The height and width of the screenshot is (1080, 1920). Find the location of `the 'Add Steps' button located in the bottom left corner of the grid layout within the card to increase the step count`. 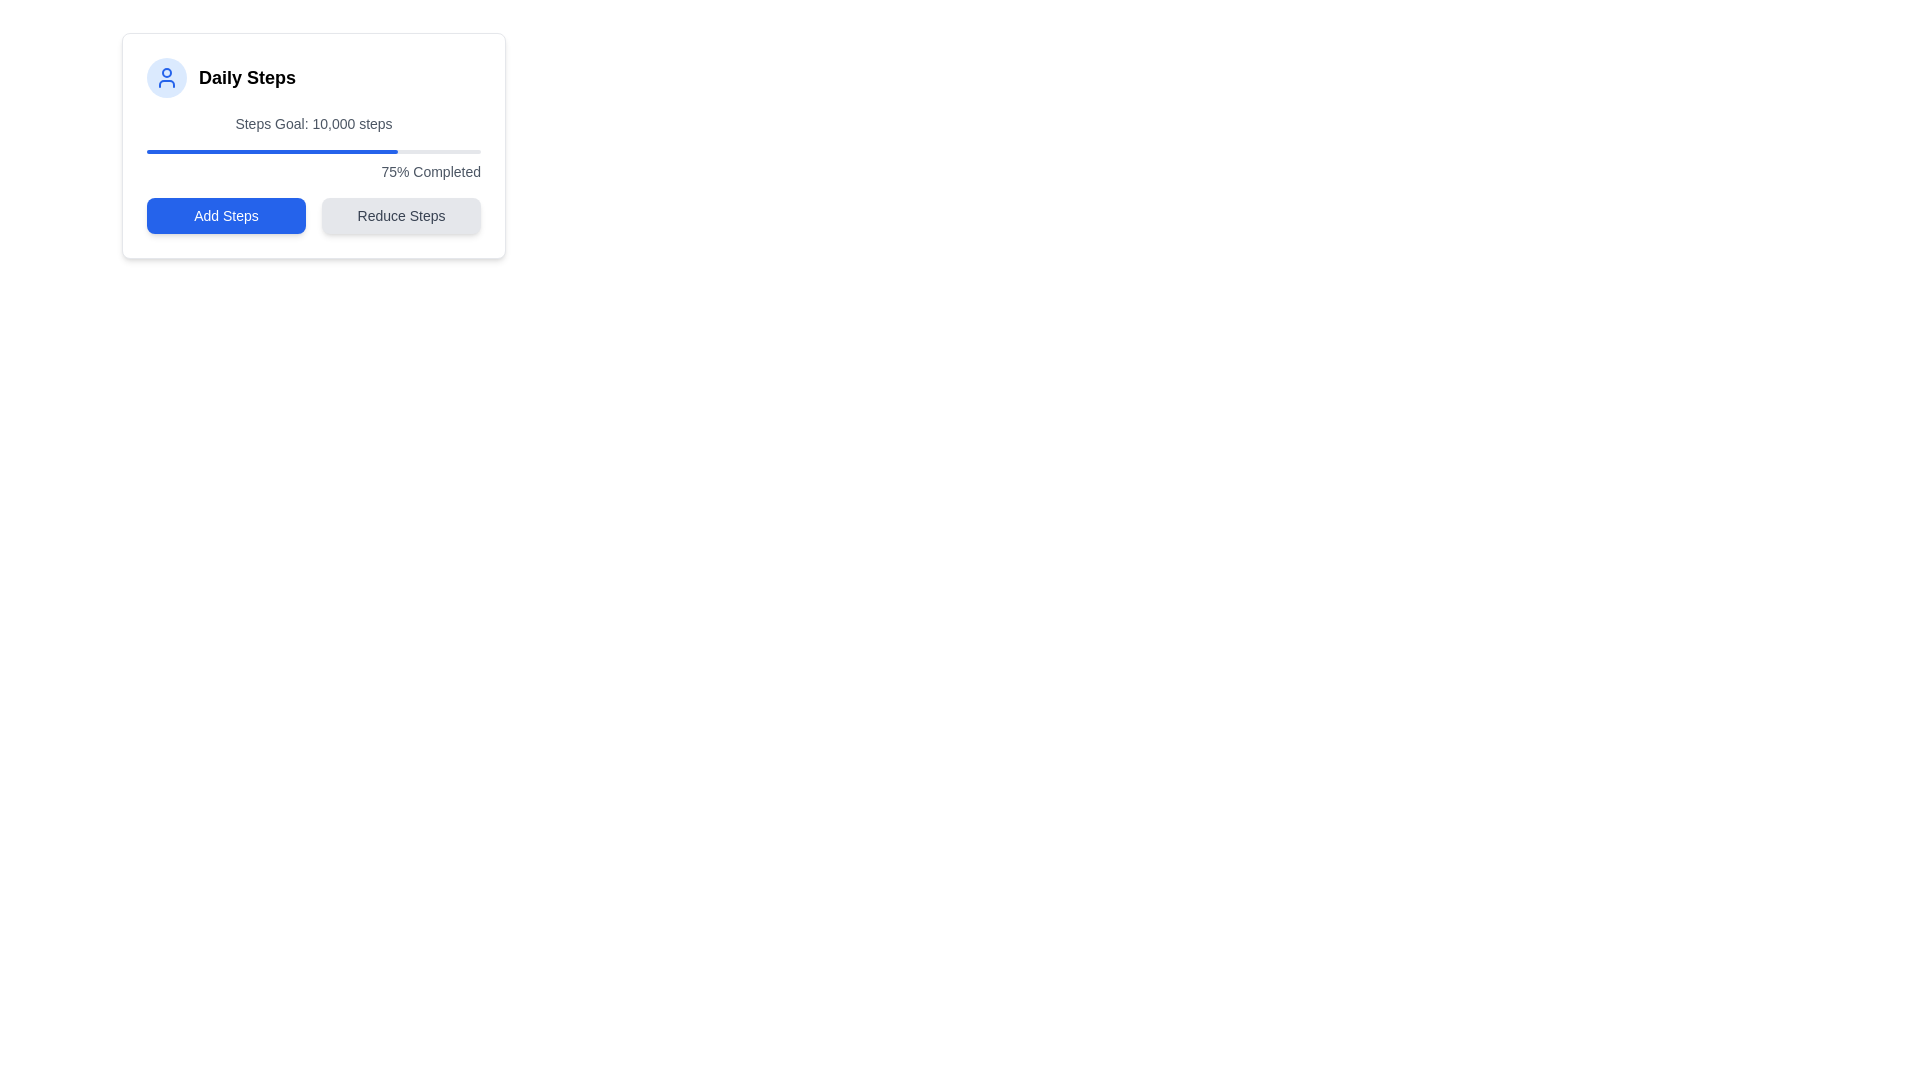

the 'Add Steps' button located in the bottom left corner of the grid layout within the card to increase the step count is located at coordinates (226, 216).